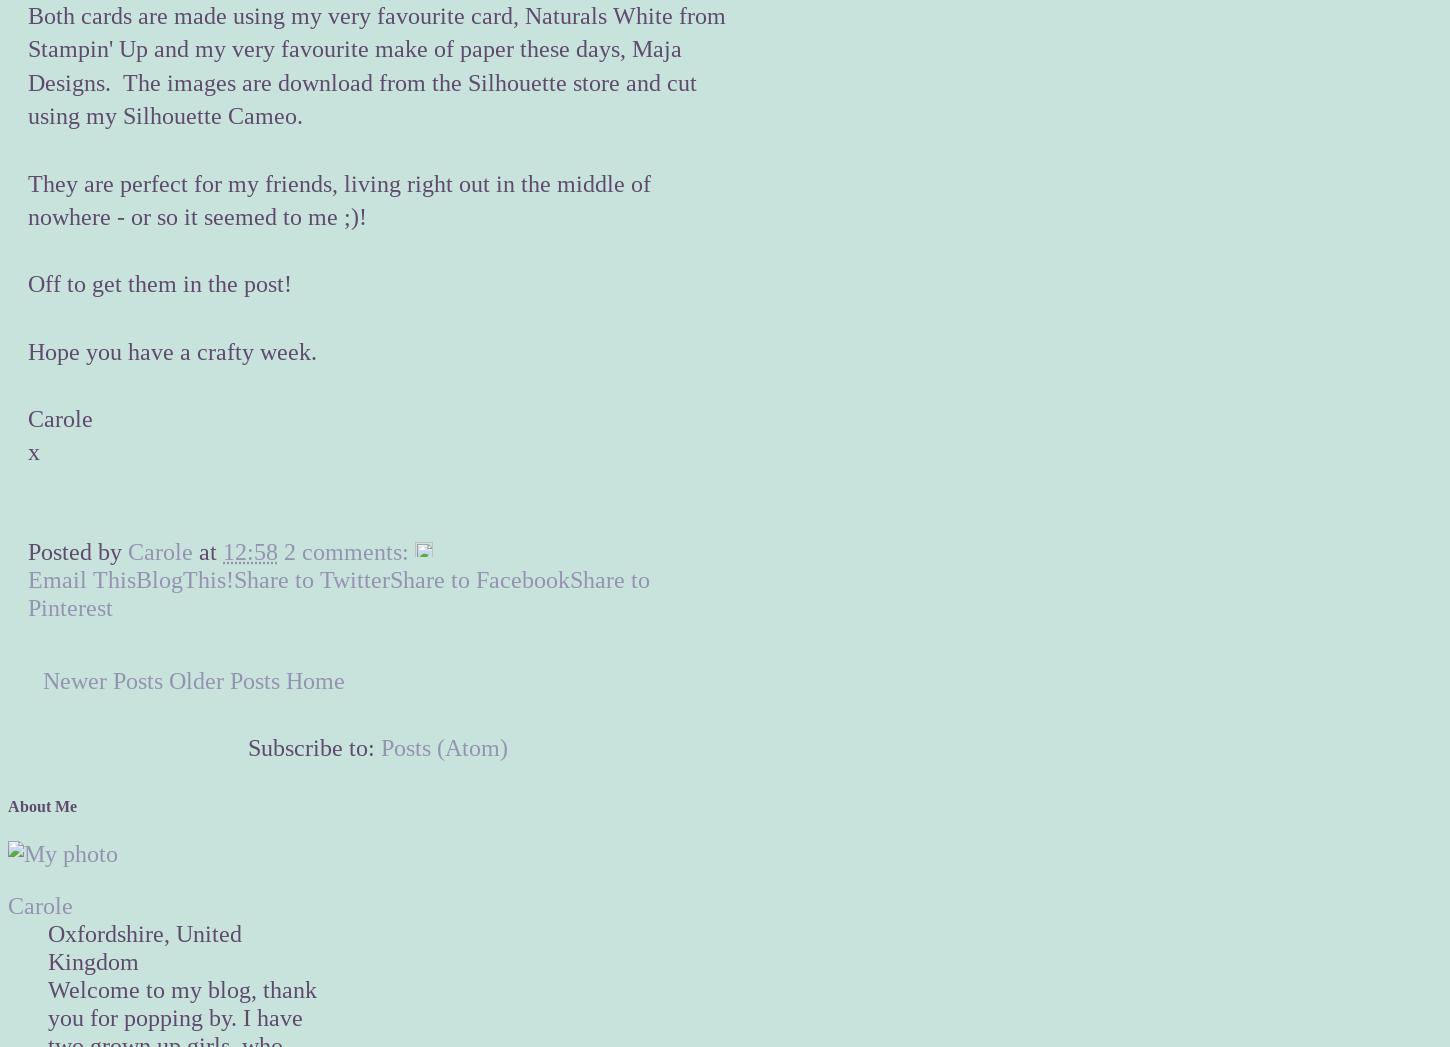 This screenshot has height=1047, width=1450. What do you see at coordinates (339, 199) in the screenshot?
I see `'They are perfect for my friends, living right out in the middle of nowhere - or so it seemed to me ;)!'` at bounding box center [339, 199].